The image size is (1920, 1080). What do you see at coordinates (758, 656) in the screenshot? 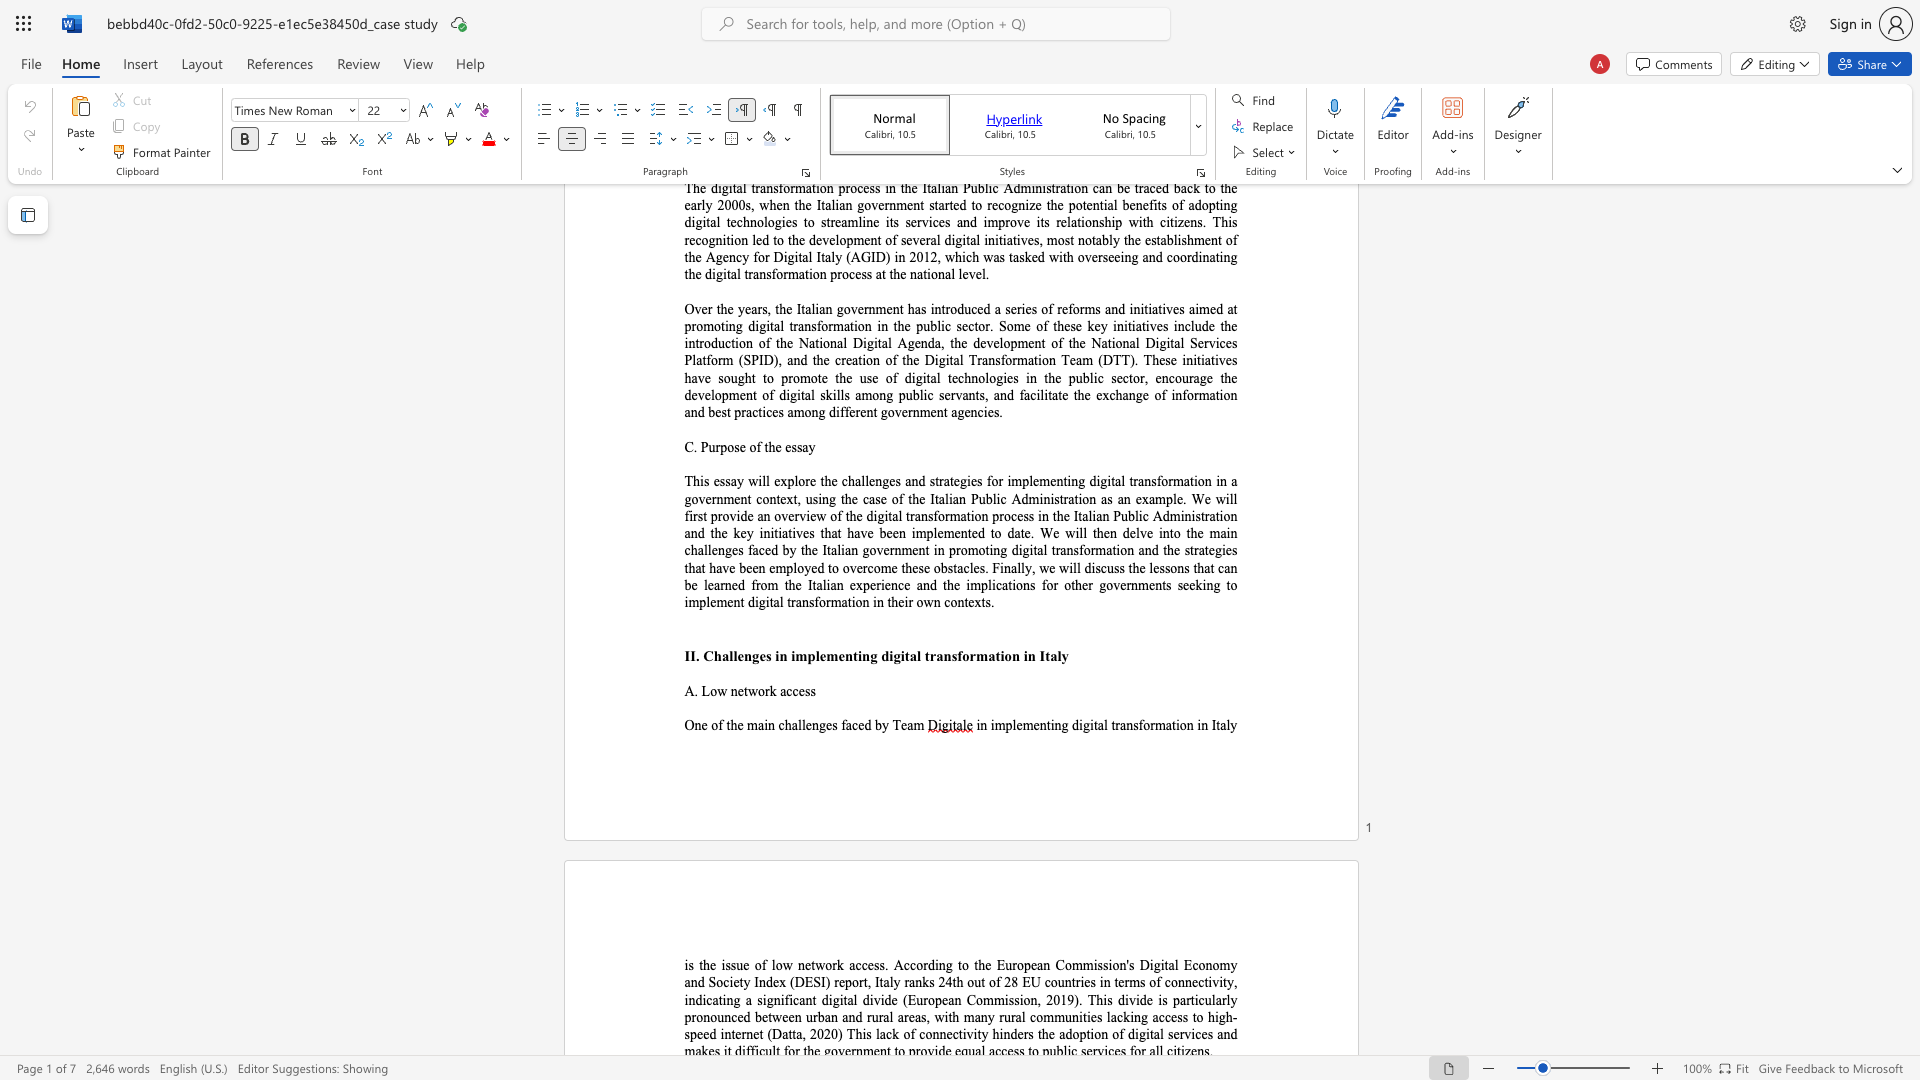
I see `the subset text "es in implementing digital transformation in" within the text "II. Challenges in implementing digital transformation in Italy"` at bounding box center [758, 656].